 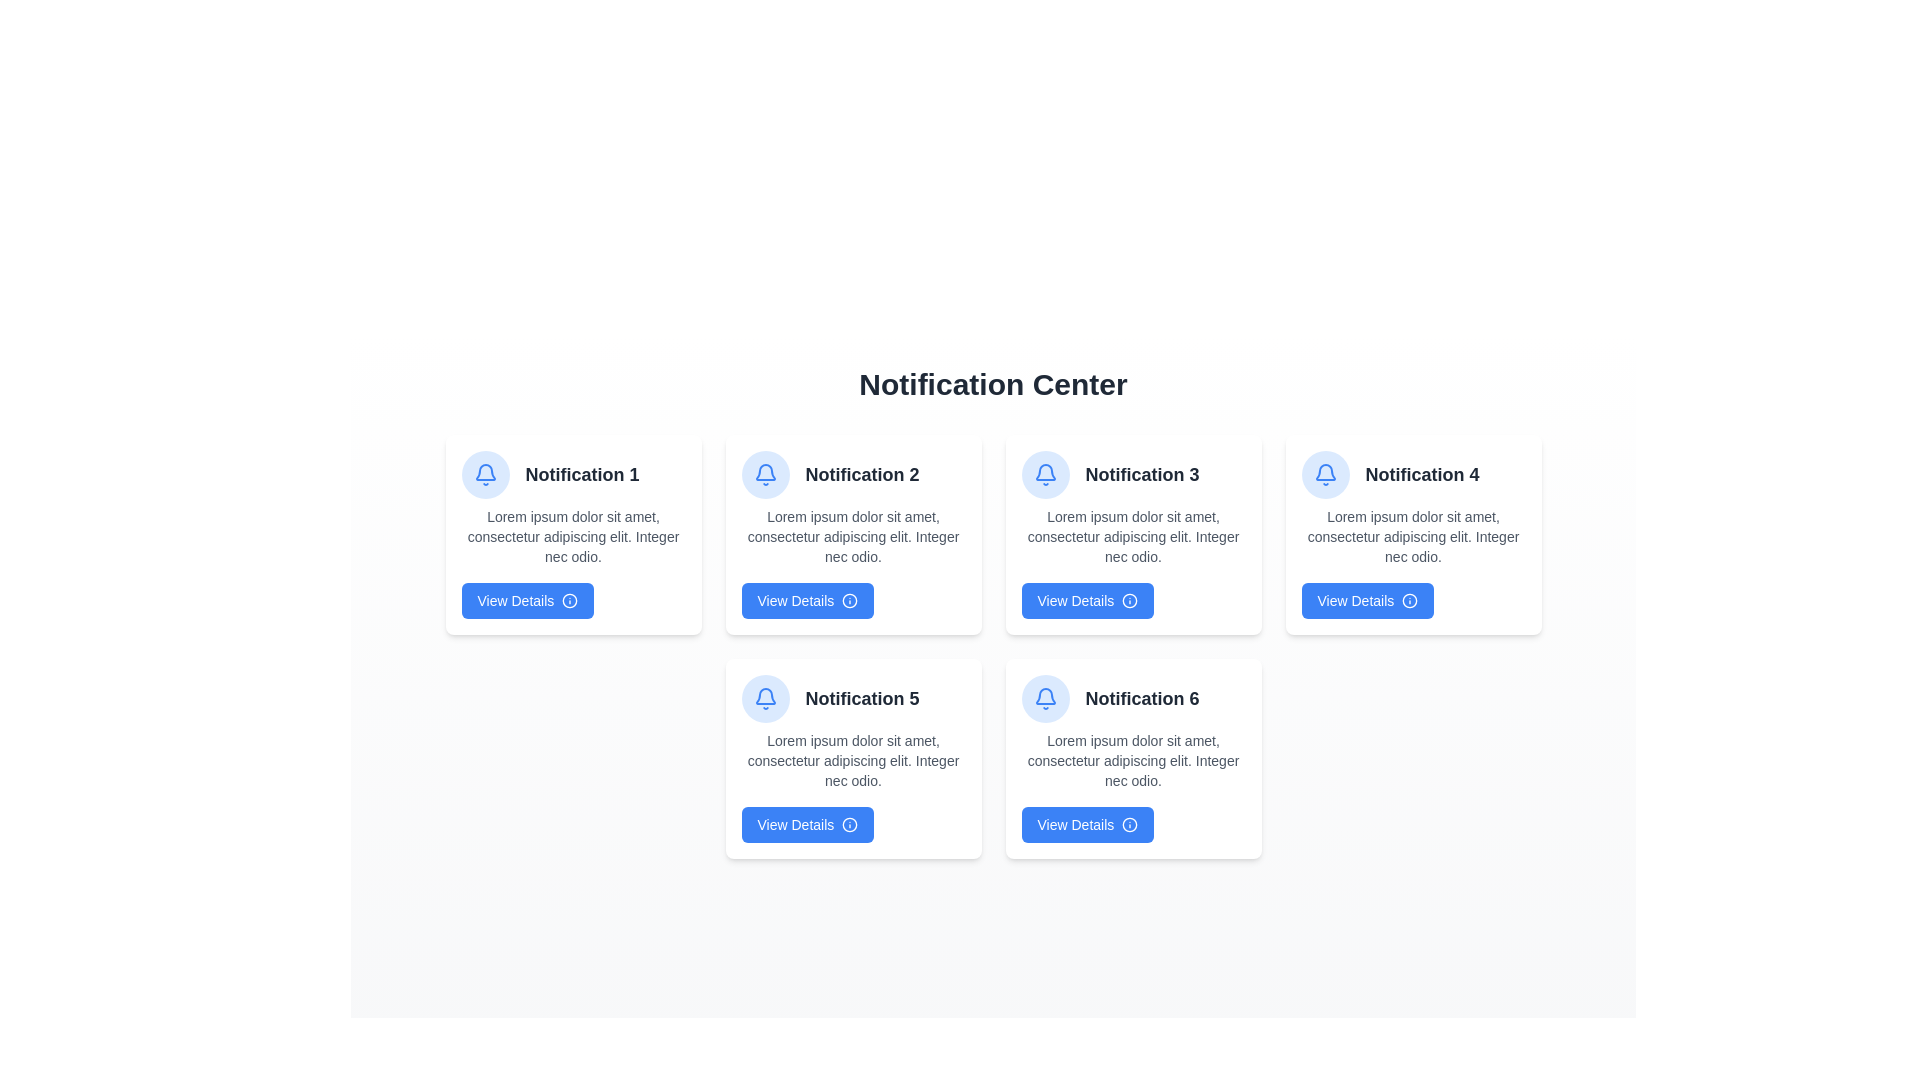 I want to click on the 'View Details' button located in the sixth notification card, so click(x=1086, y=825).